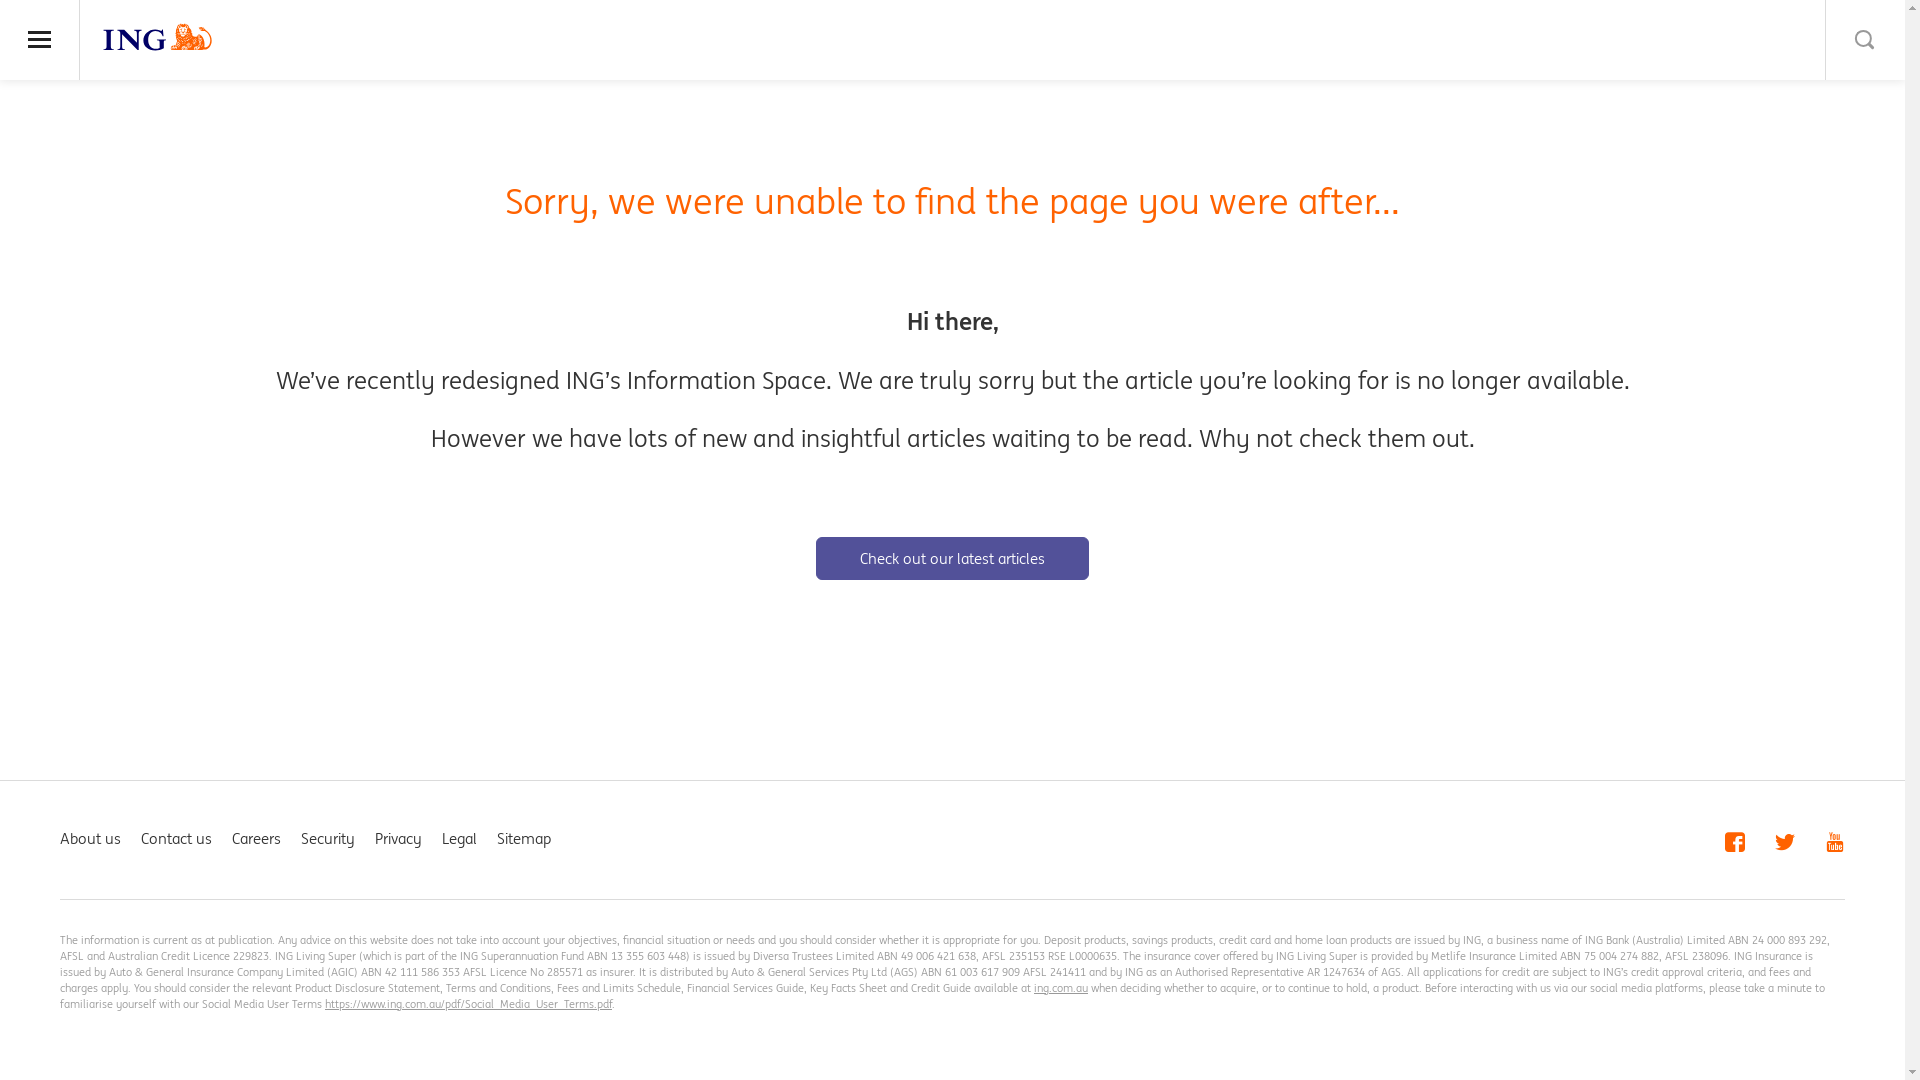  What do you see at coordinates (89, 838) in the screenshot?
I see `'About us'` at bounding box center [89, 838].